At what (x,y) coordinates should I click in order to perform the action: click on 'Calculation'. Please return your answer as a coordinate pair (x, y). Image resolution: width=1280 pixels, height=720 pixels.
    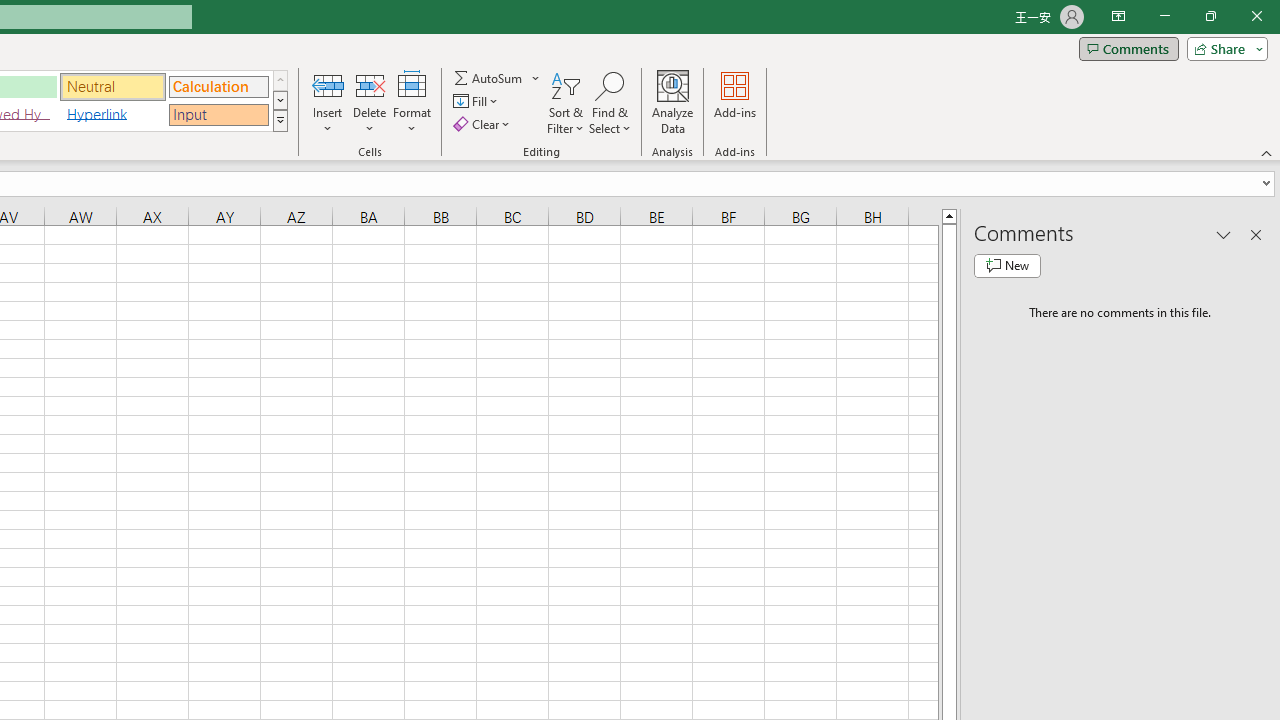
    Looking at the image, I should click on (218, 85).